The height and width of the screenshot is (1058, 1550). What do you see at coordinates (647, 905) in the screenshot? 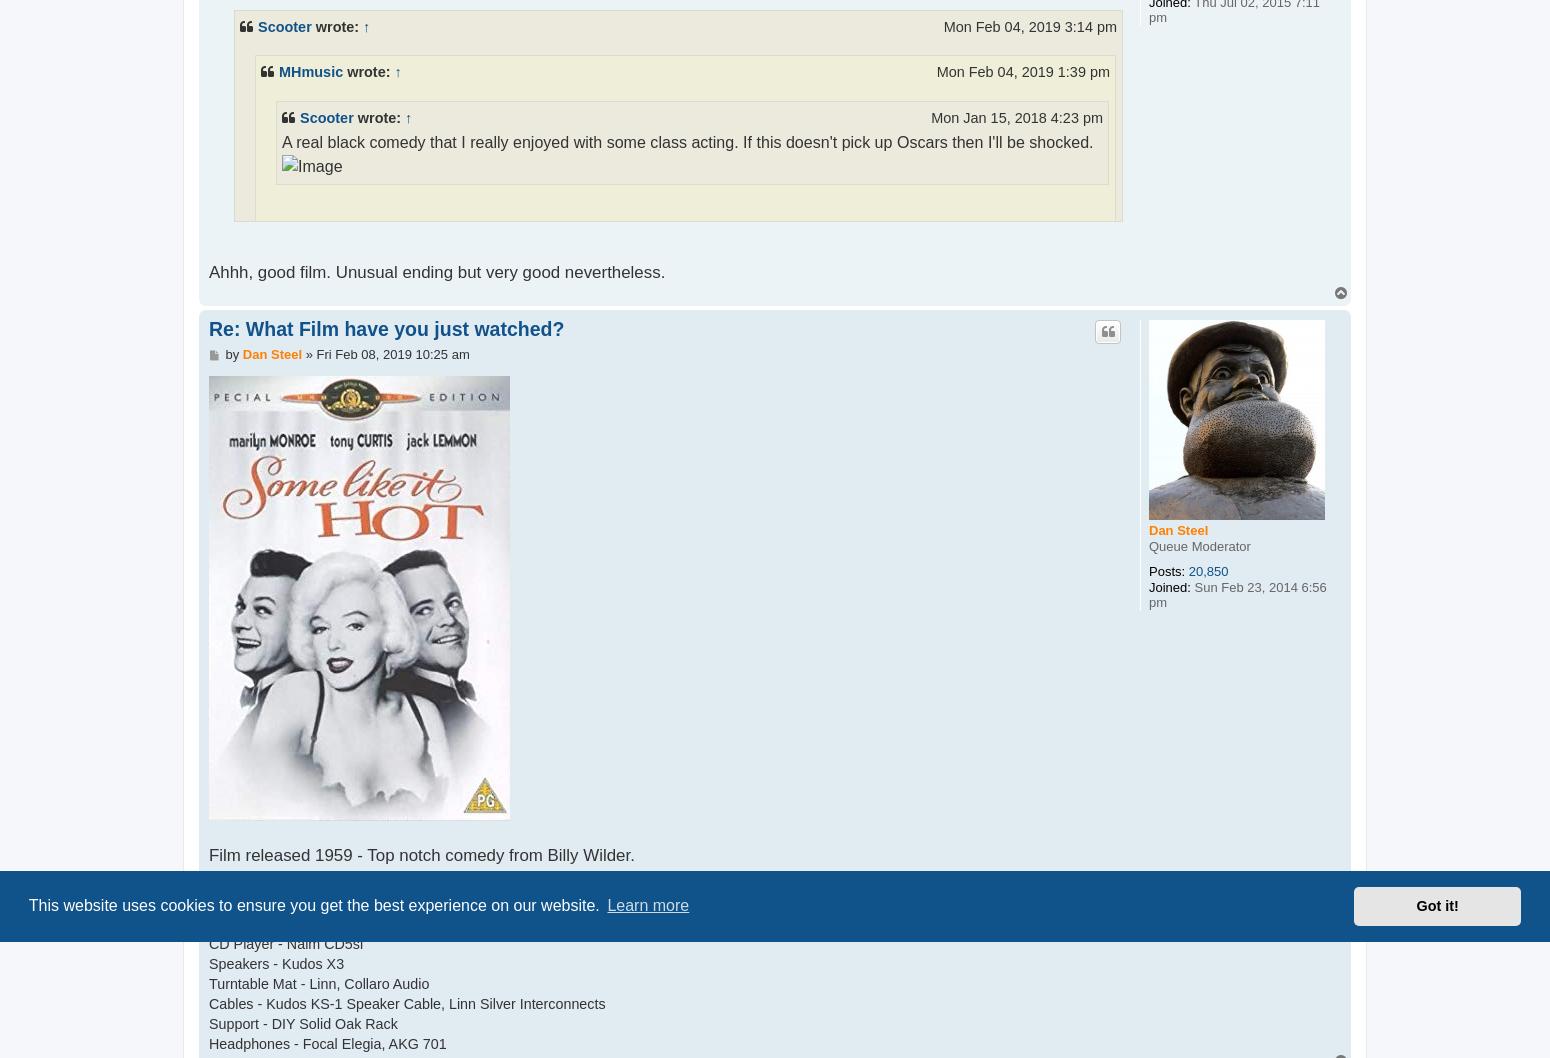
I see `'Learn more'` at bounding box center [647, 905].